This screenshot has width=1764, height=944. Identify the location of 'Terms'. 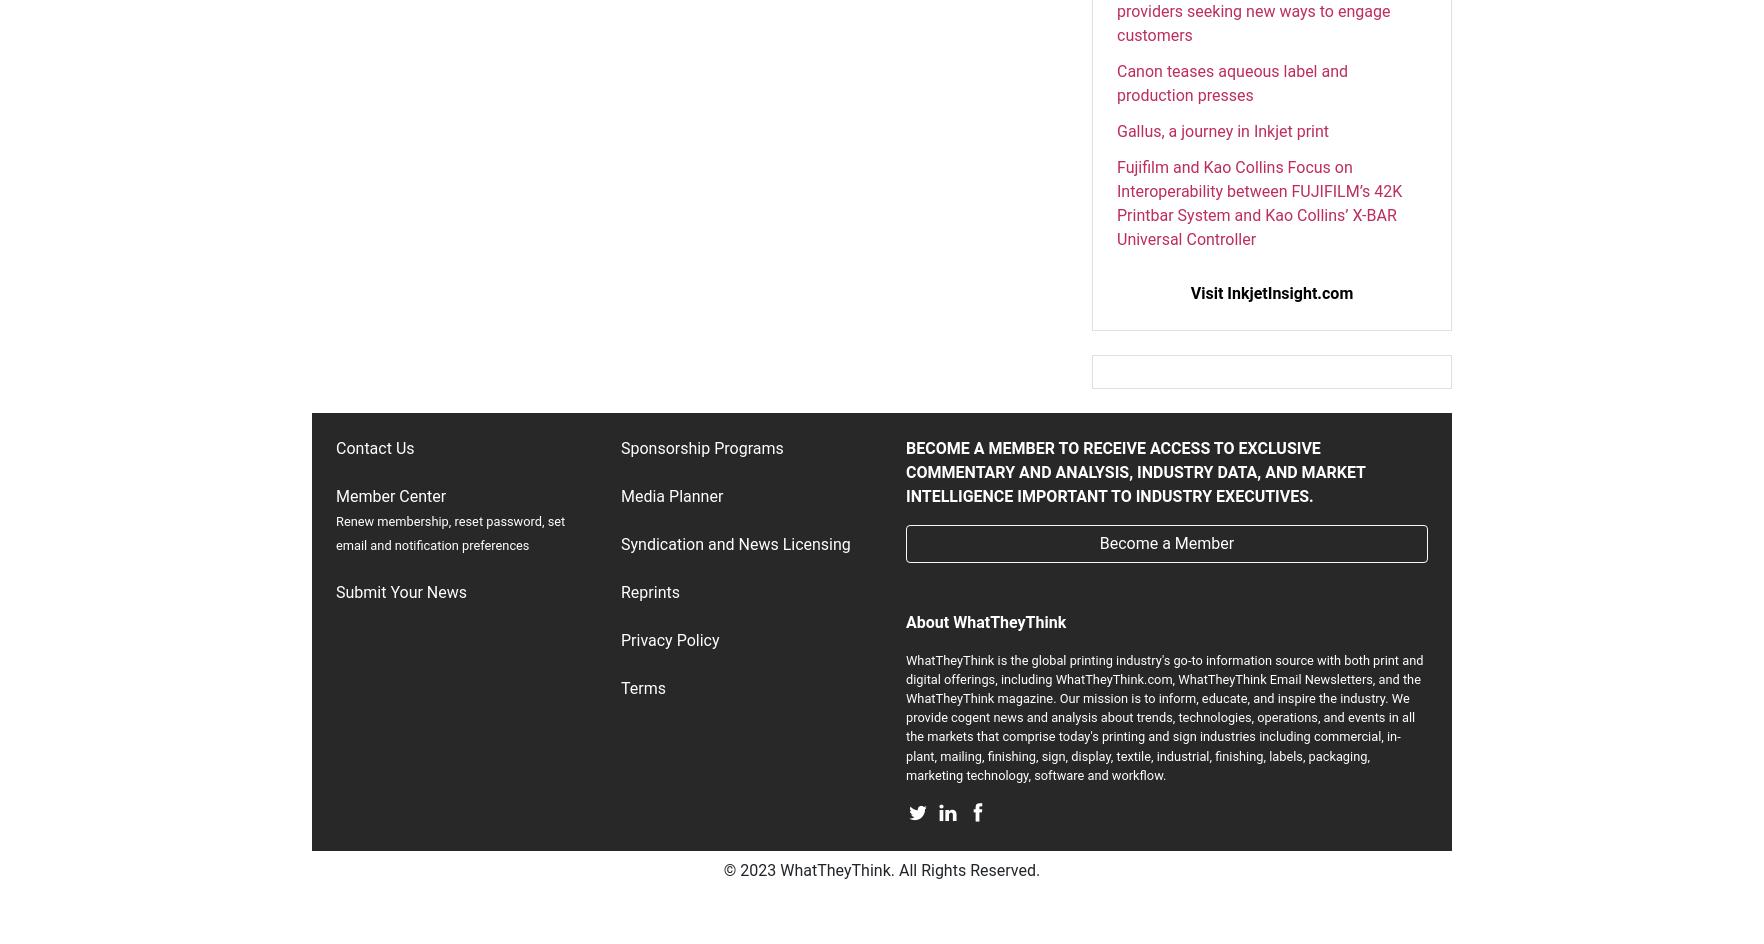
(642, 686).